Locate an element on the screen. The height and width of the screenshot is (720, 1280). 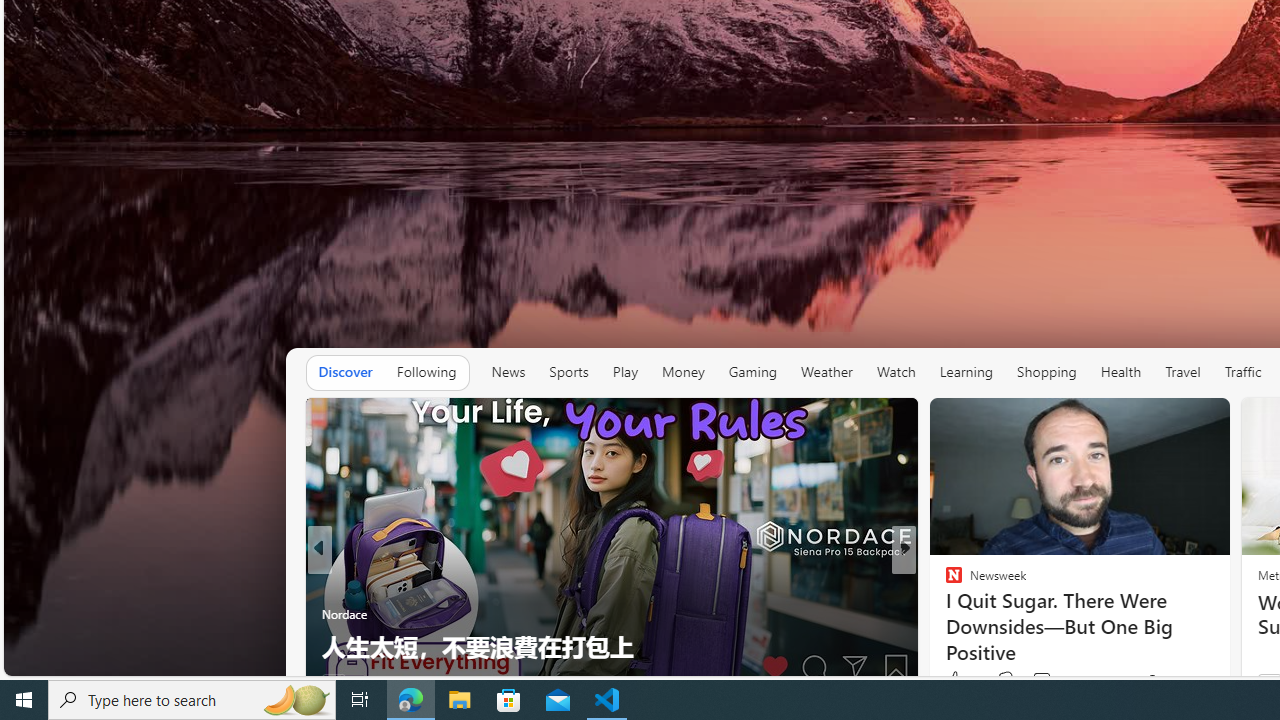
'Money' is located at coordinates (682, 371).